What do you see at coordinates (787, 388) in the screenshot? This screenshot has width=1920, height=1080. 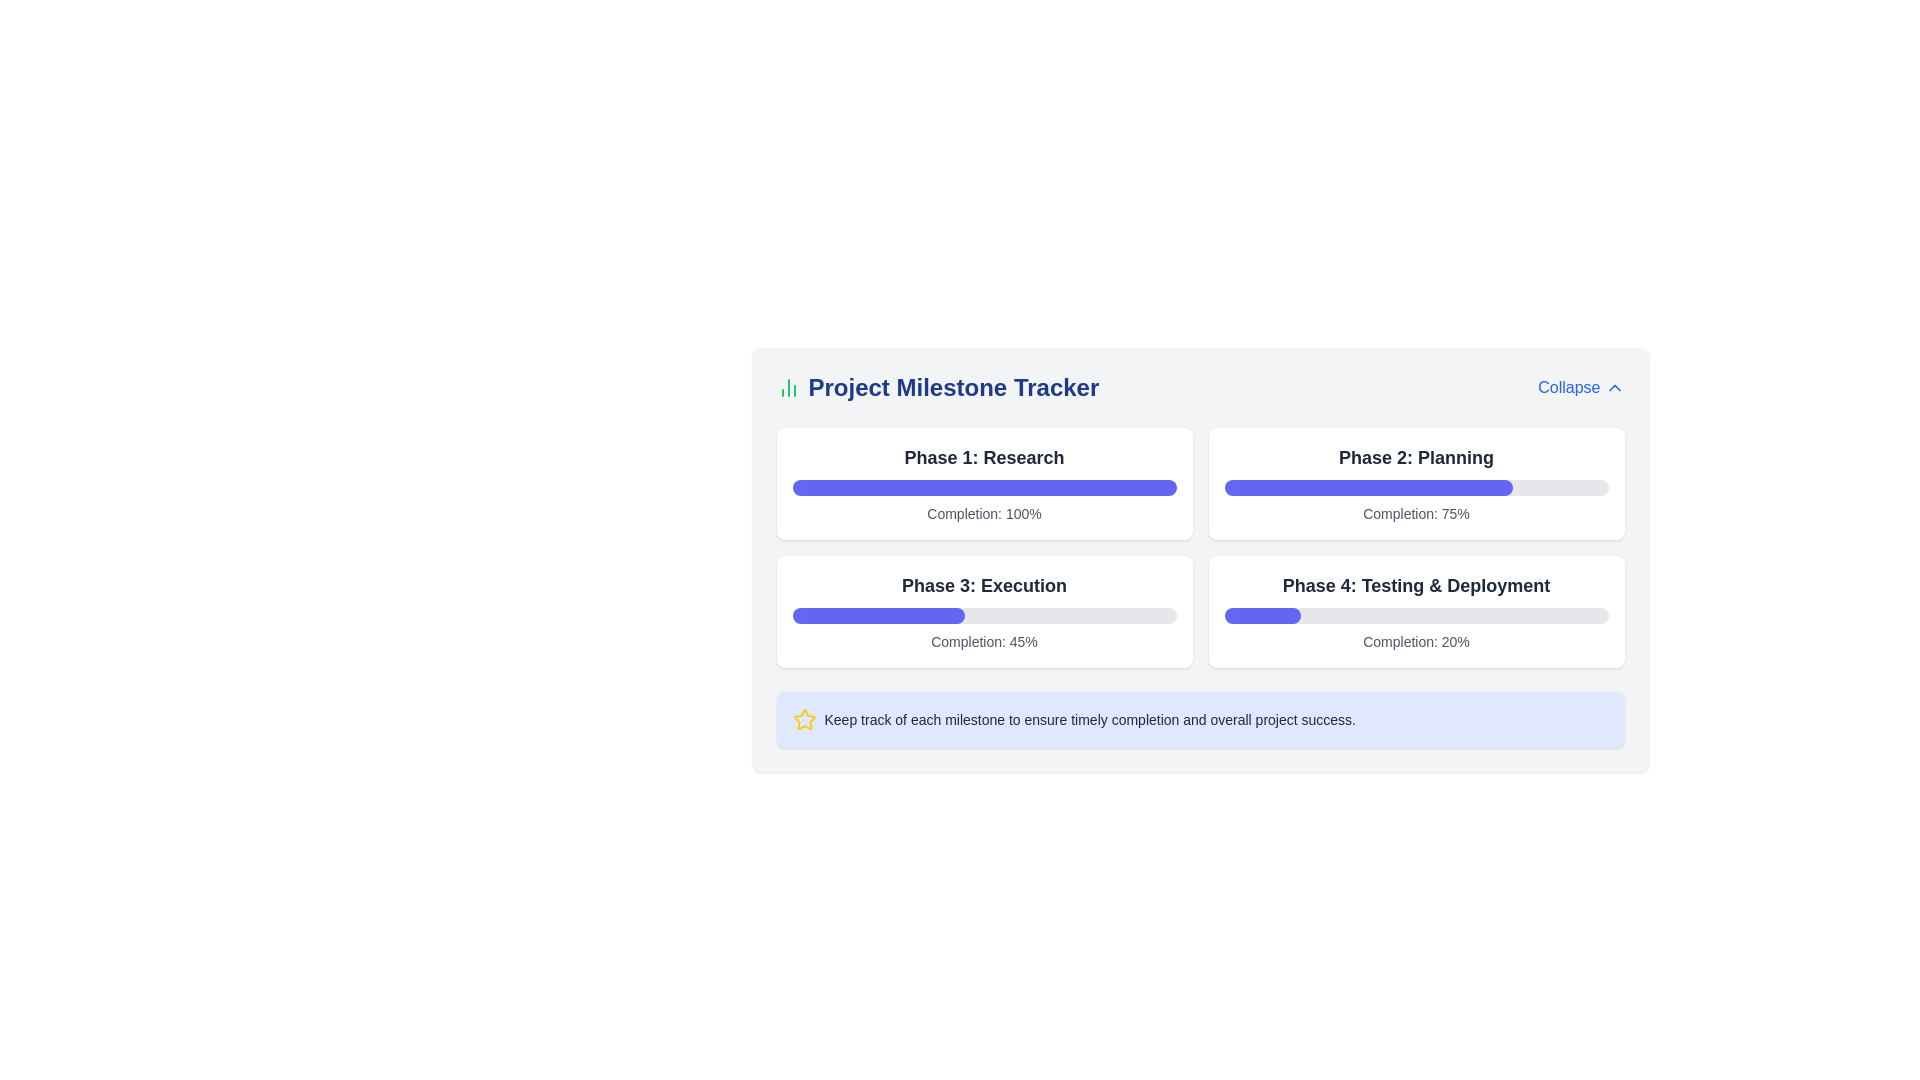 I see `the decorative icon representing the 'Project Milestone Tracker' feature located at the beginning of the header, aligned to the left of the text` at bounding box center [787, 388].